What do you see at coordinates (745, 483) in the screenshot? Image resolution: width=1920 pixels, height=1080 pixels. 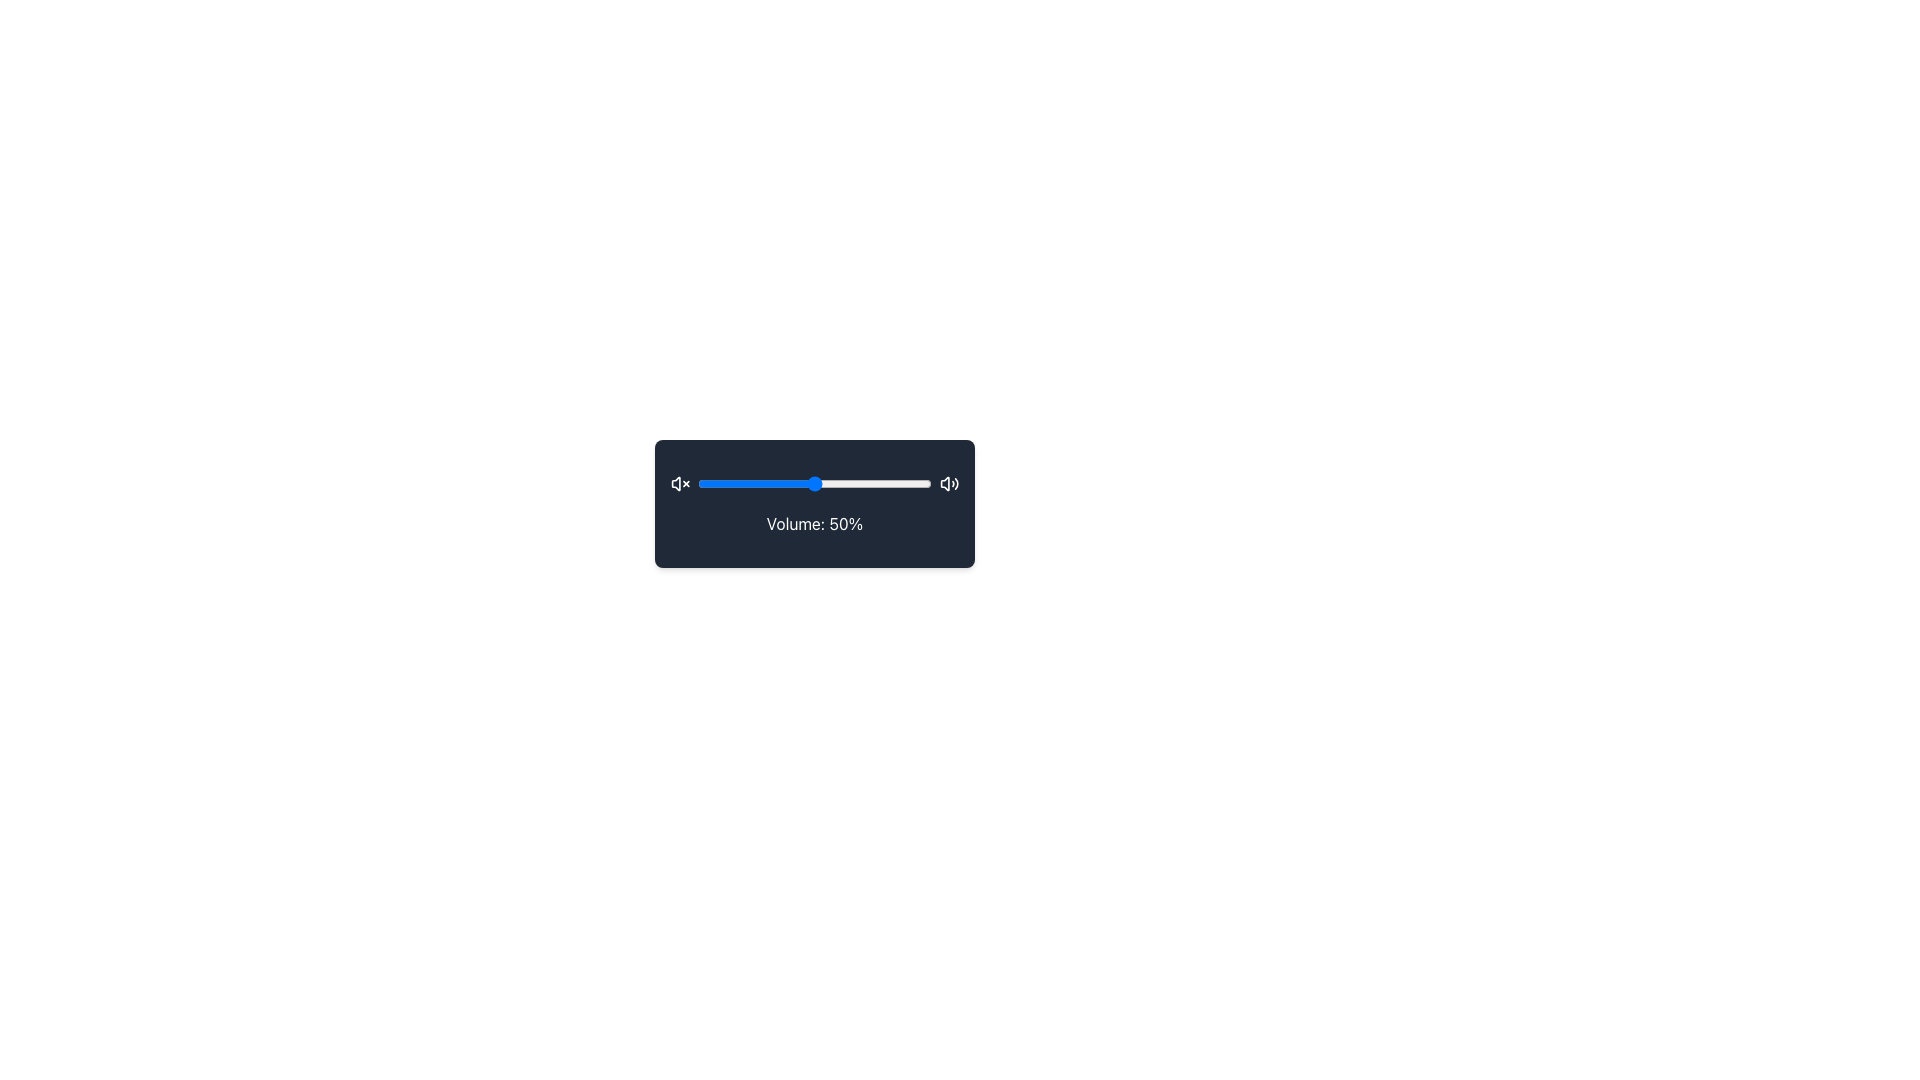 I see `the volume` at bounding box center [745, 483].